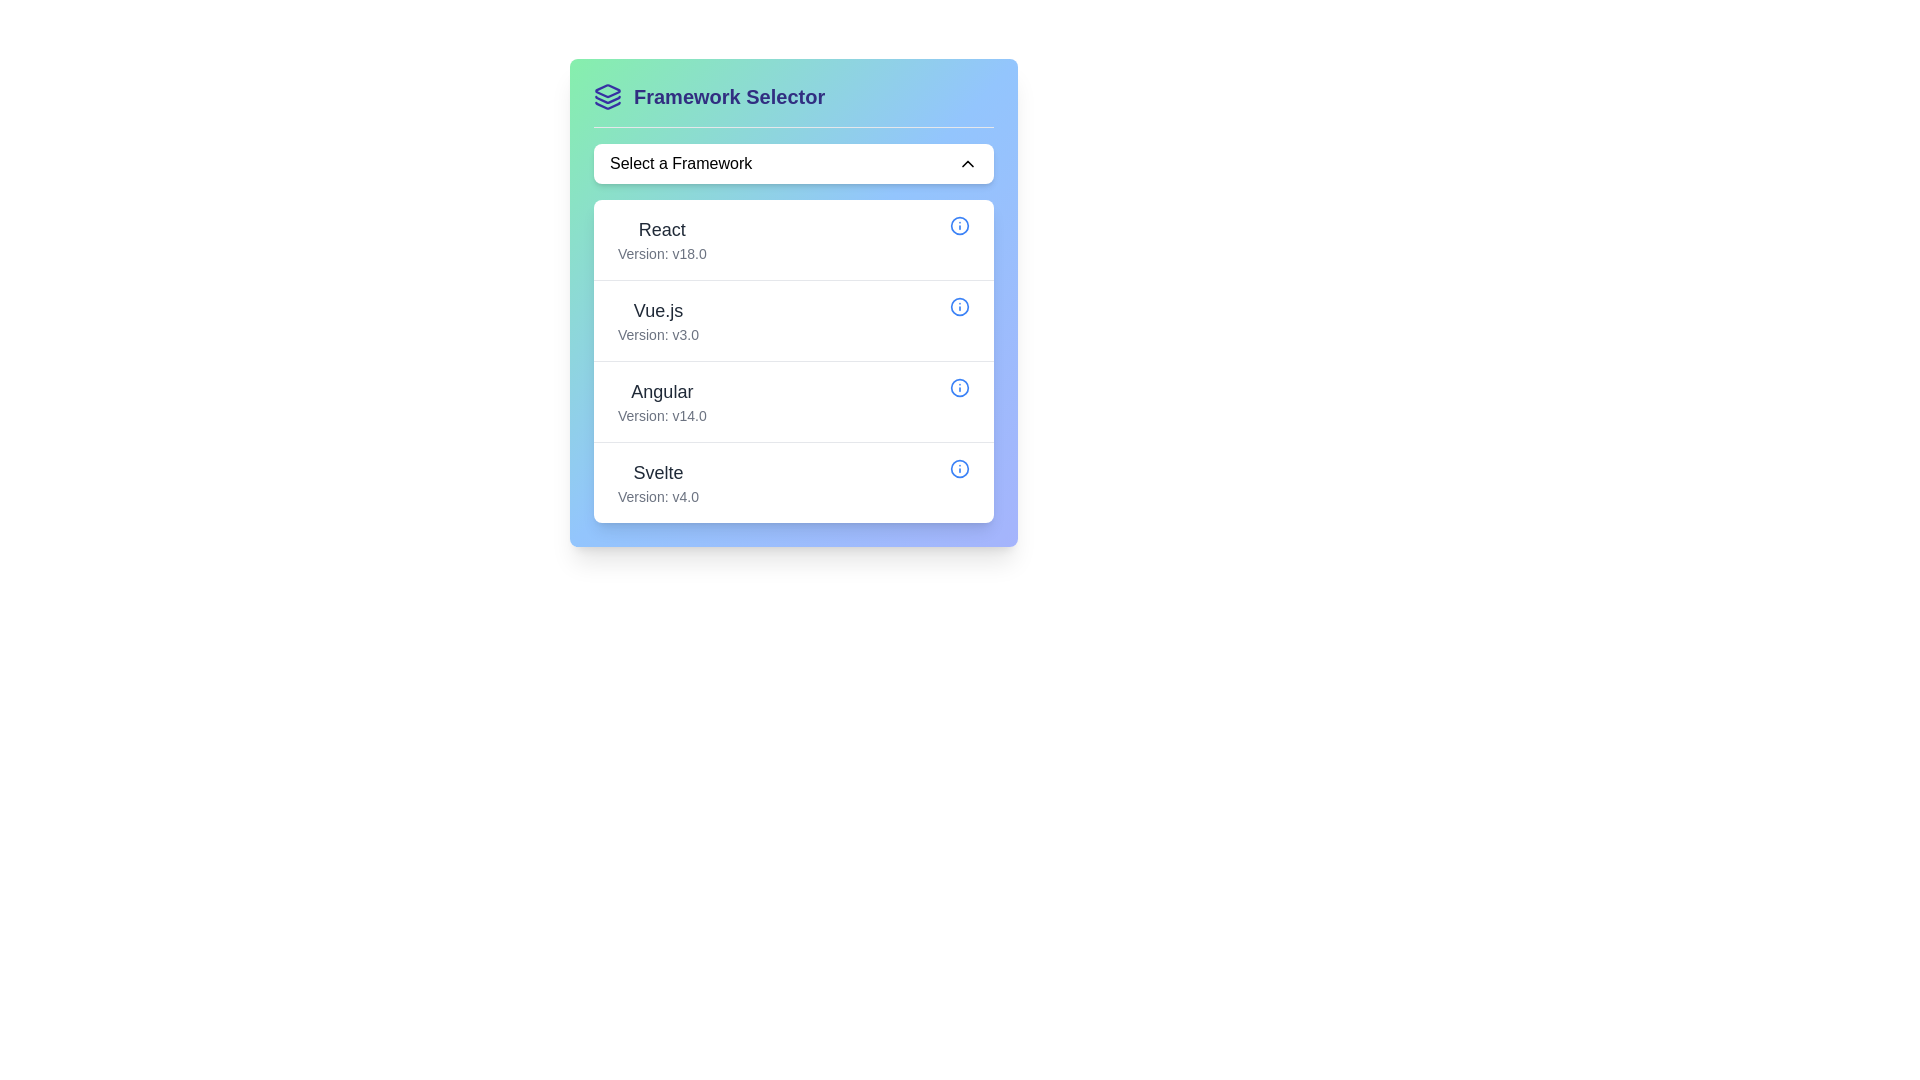  What do you see at coordinates (792, 319) in the screenshot?
I see `the 'Vue.js' card` at bounding box center [792, 319].